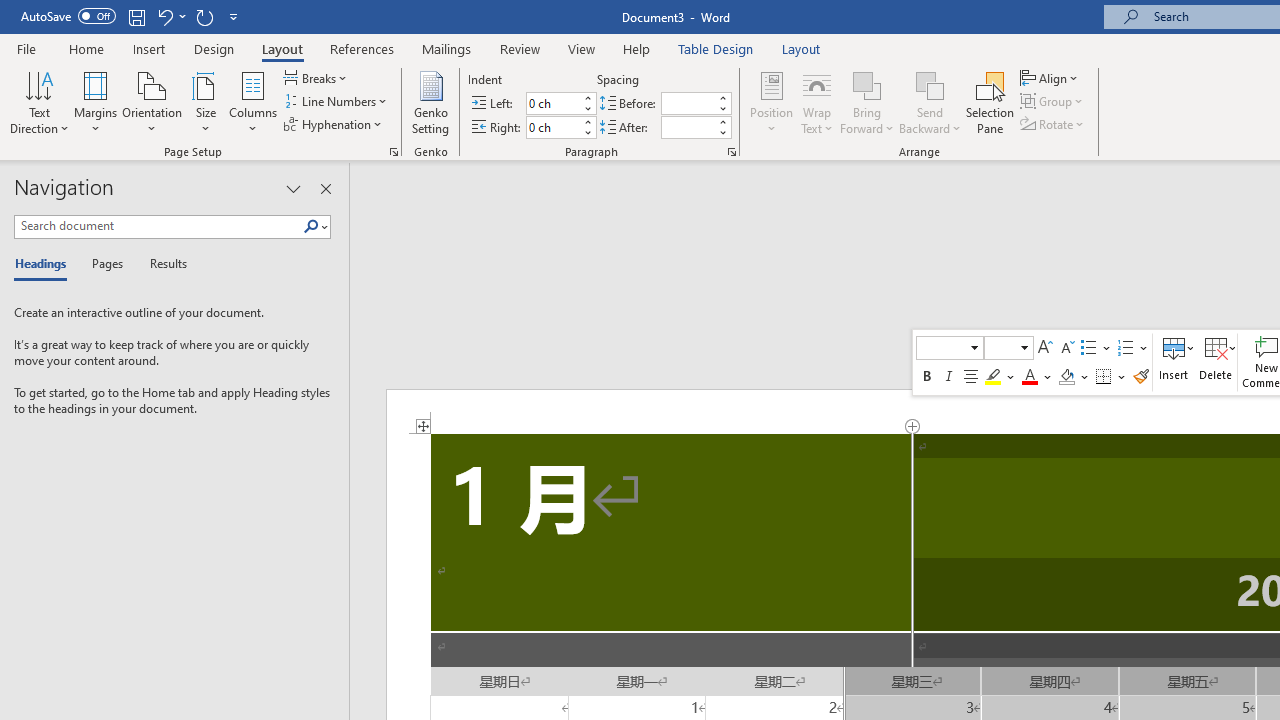 Image resolution: width=1280 pixels, height=720 pixels. What do you see at coordinates (206, 103) in the screenshot?
I see `'Size'` at bounding box center [206, 103].